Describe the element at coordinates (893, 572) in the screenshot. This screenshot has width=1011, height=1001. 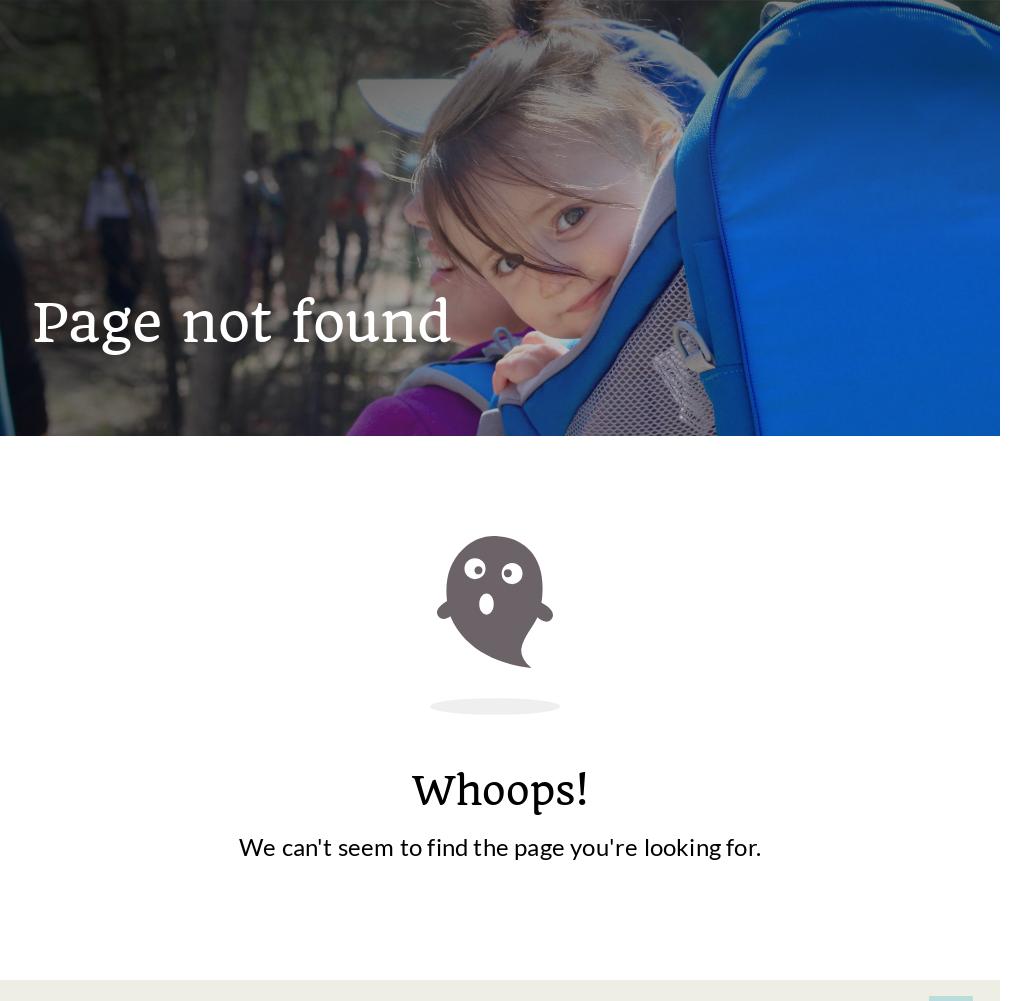
I see `'Who We Are'` at that location.